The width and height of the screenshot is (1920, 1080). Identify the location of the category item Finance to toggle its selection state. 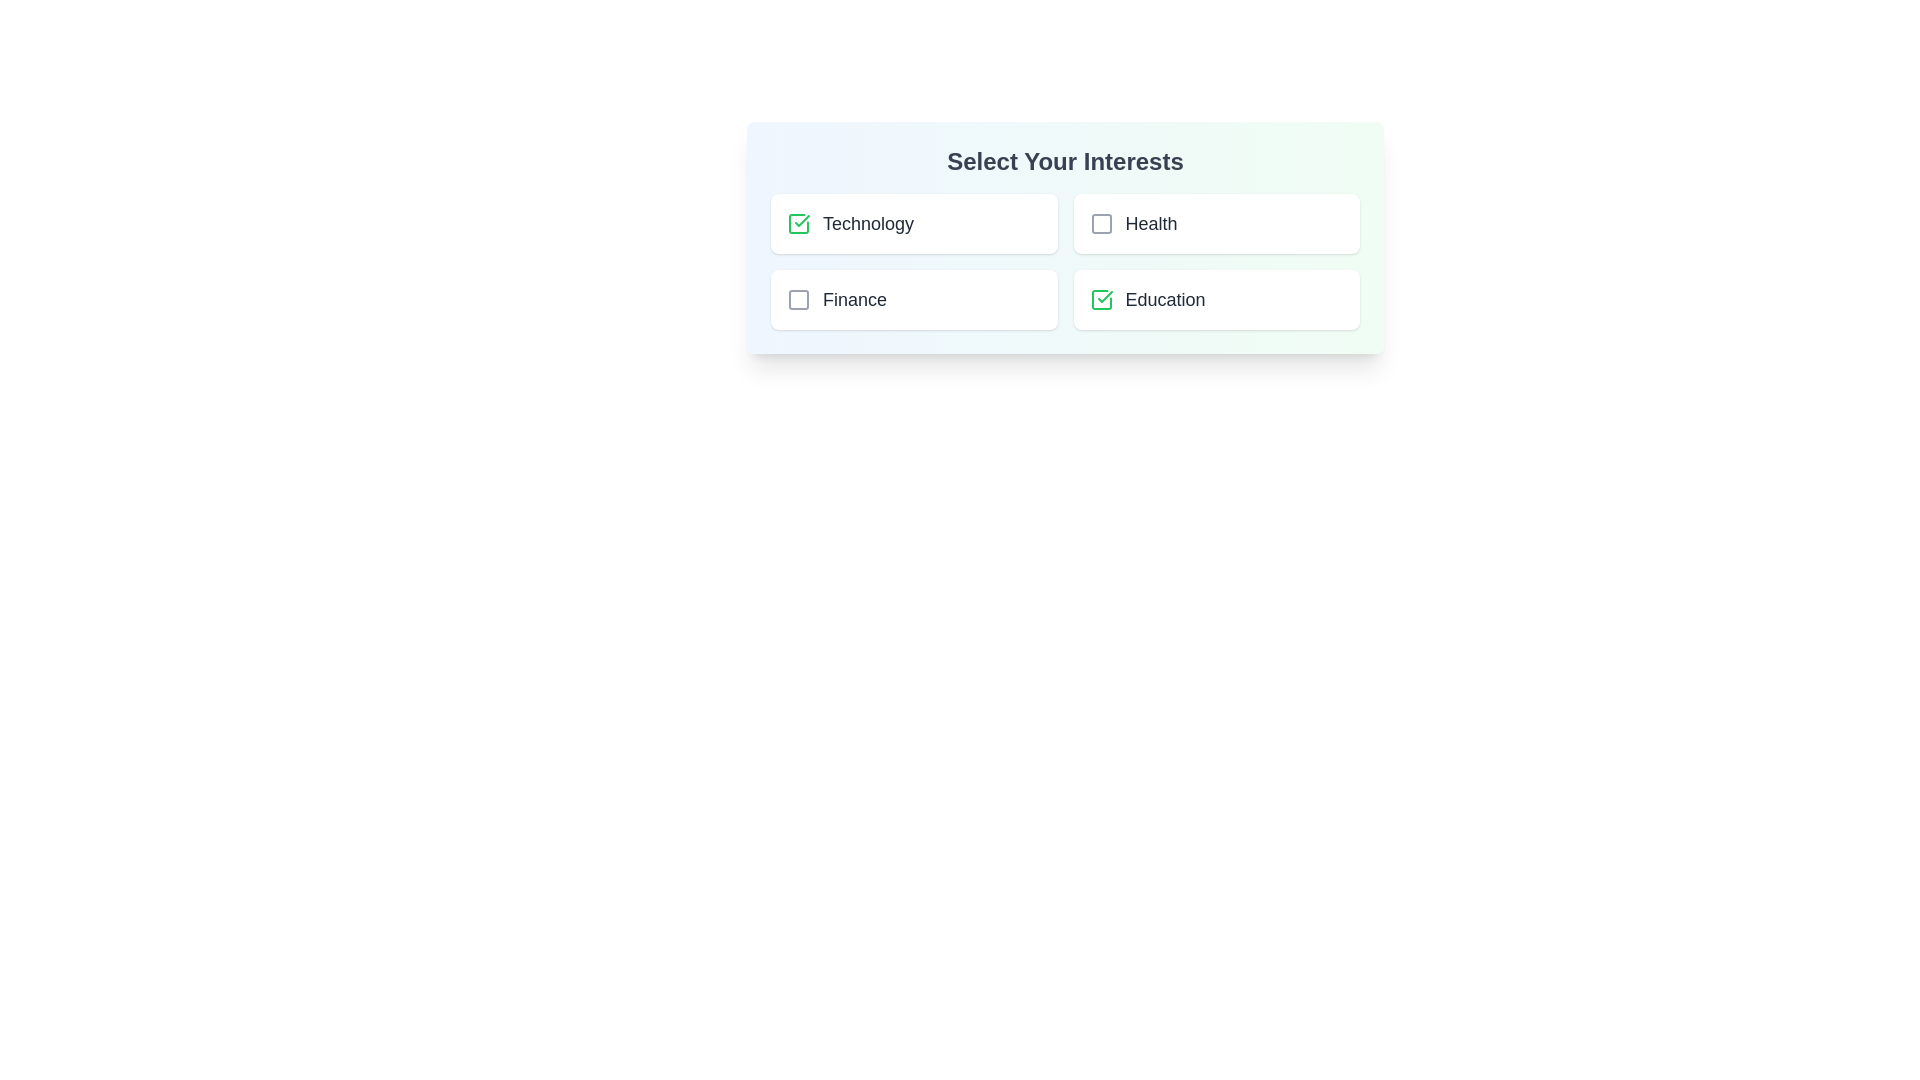
(913, 300).